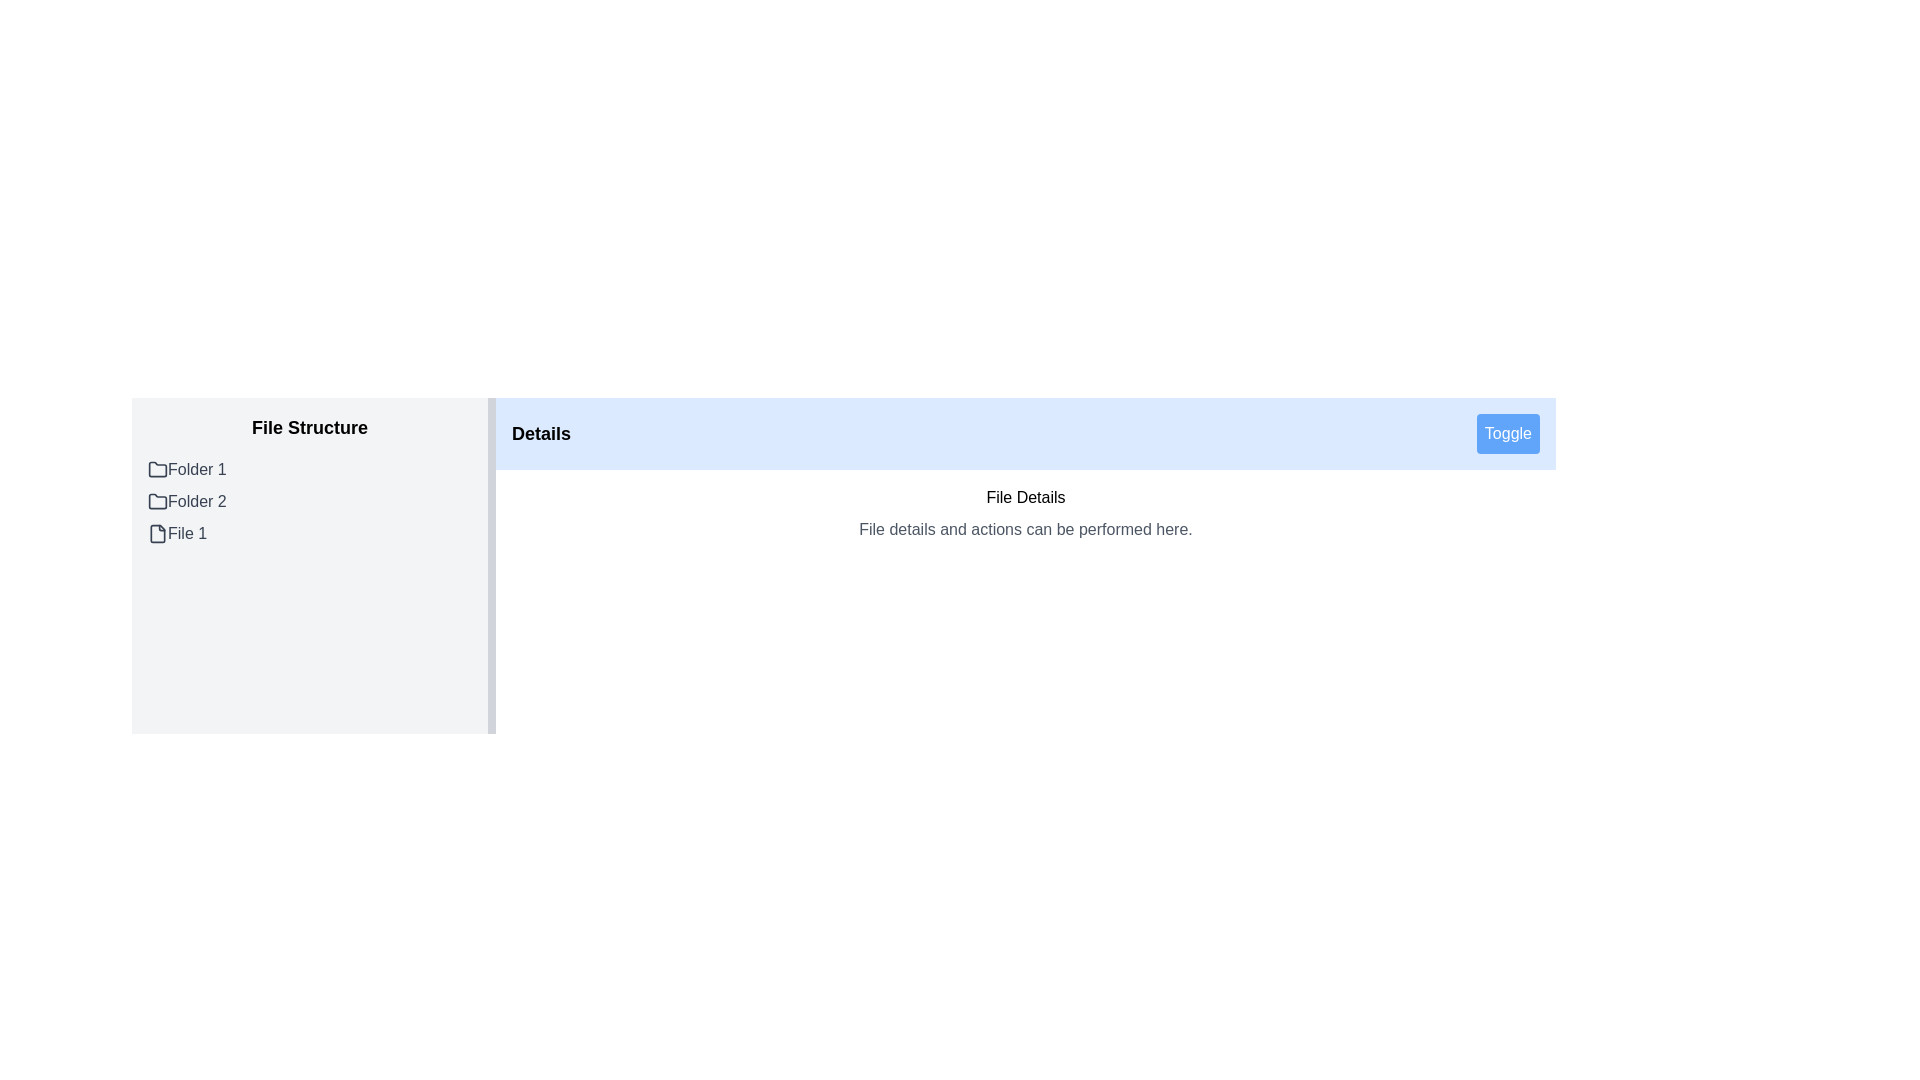 This screenshot has height=1080, width=1920. I want to click on the non-interactive informative label located directly beneath the 'File Details' heading in the 'Details' section, so click(1026, 528).